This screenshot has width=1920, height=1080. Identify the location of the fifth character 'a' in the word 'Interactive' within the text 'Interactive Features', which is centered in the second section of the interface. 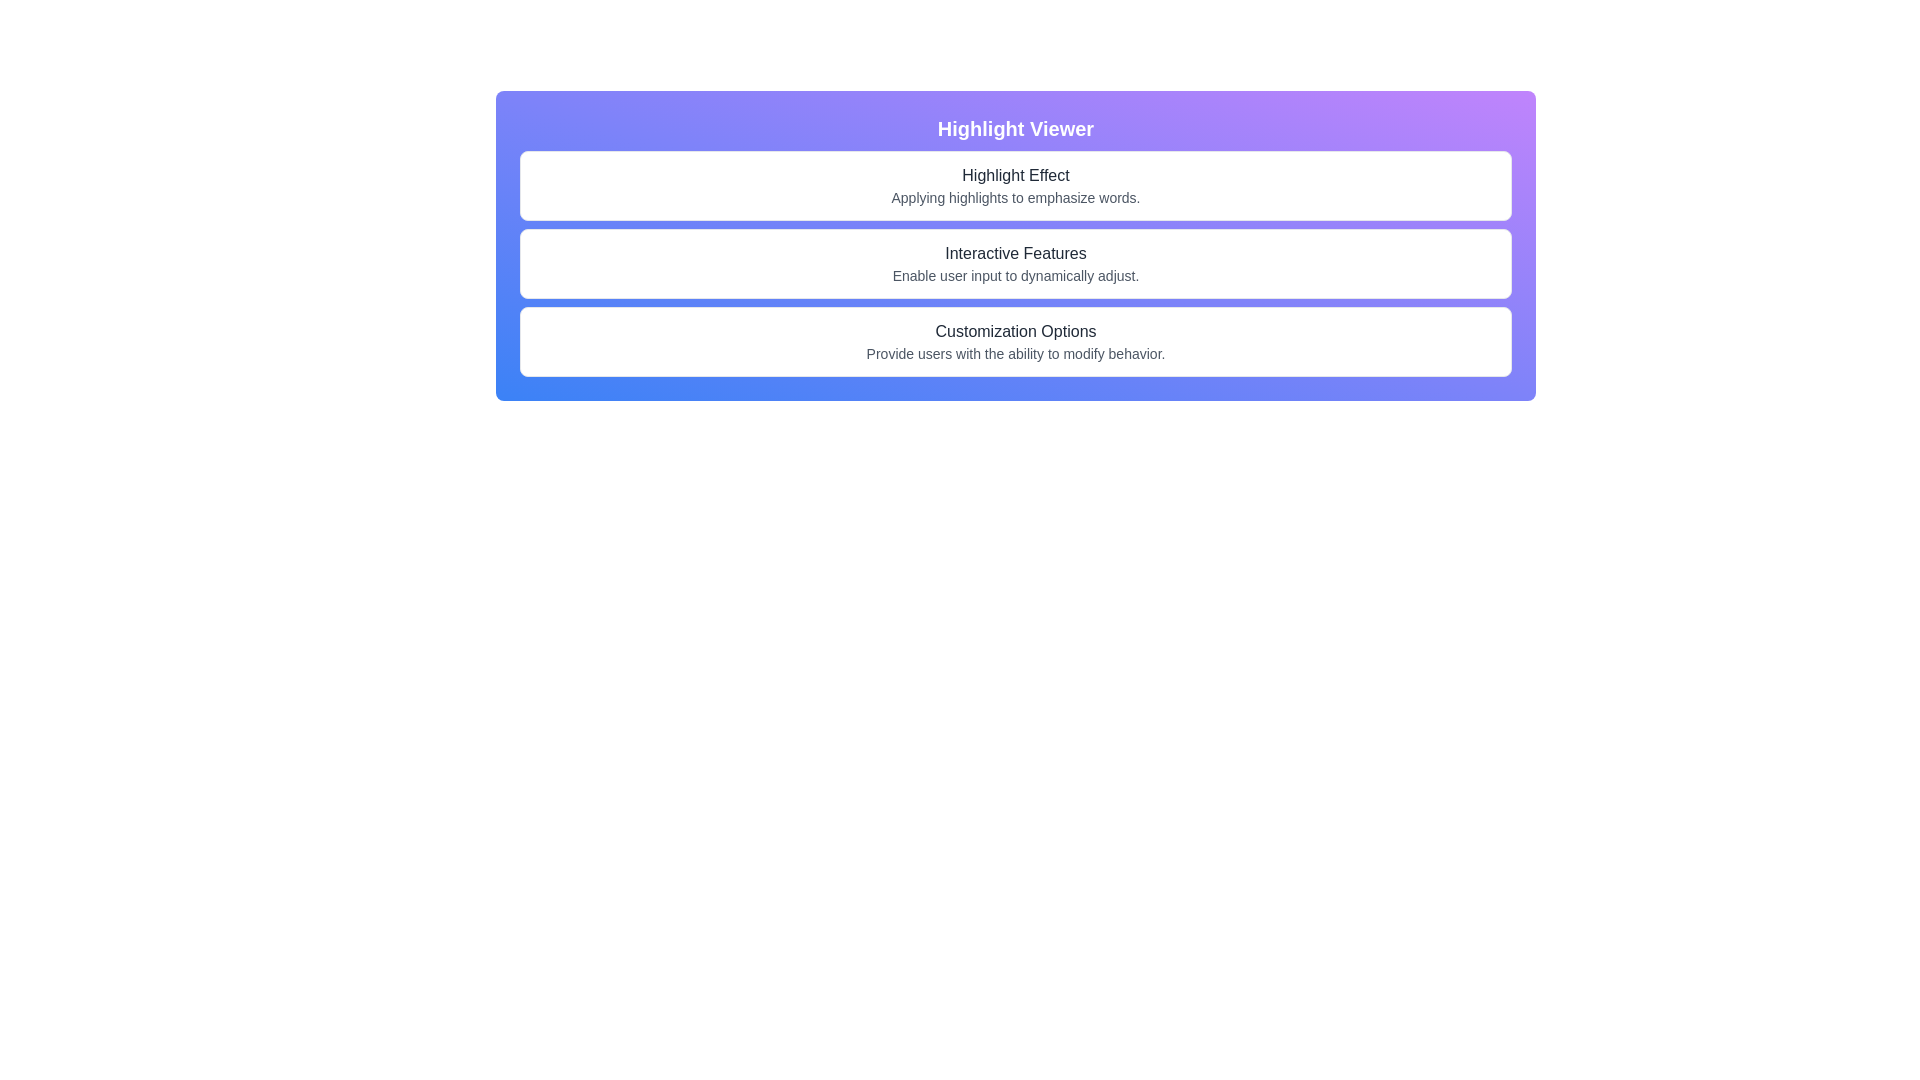
(974, 252).